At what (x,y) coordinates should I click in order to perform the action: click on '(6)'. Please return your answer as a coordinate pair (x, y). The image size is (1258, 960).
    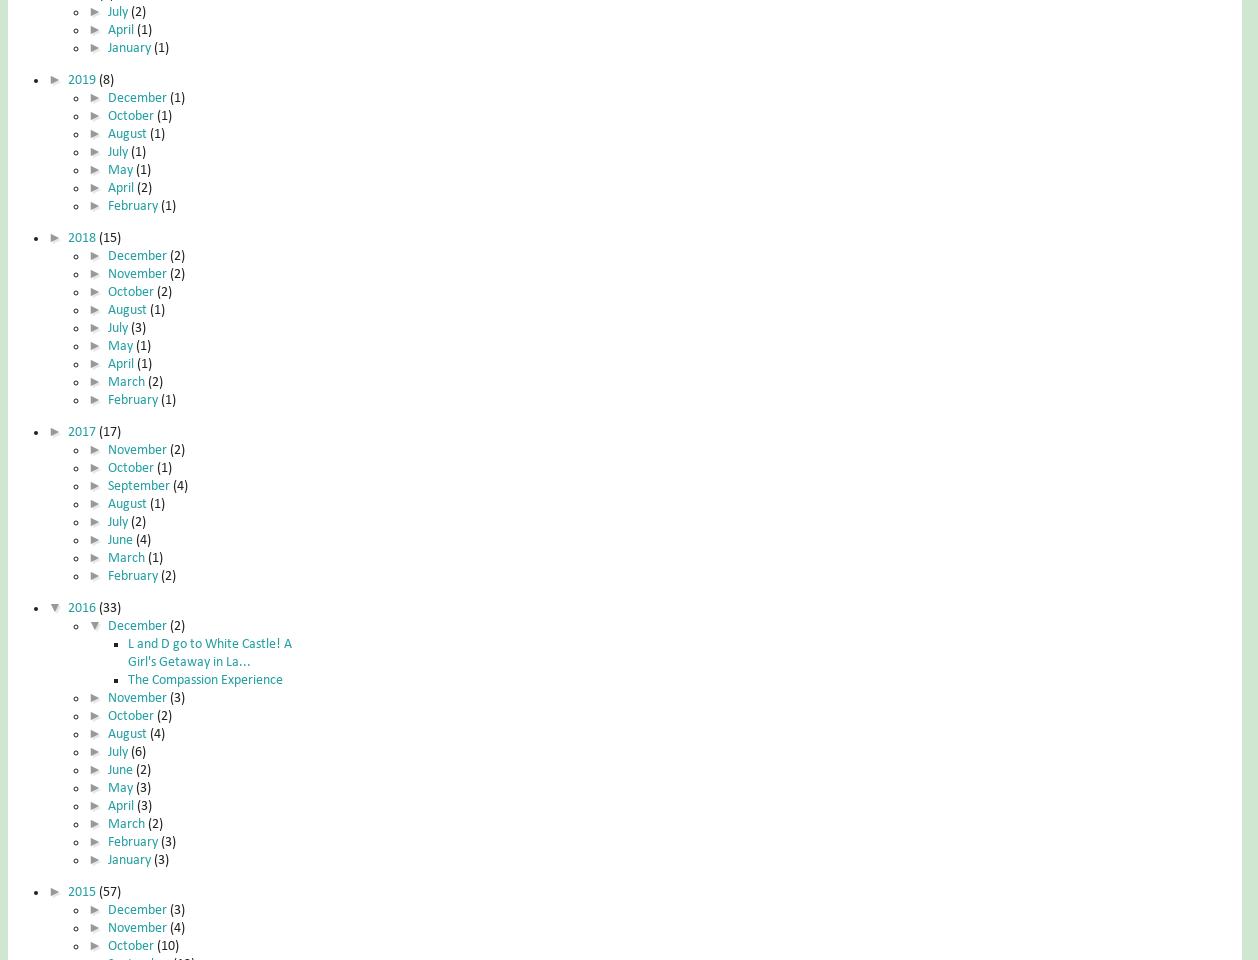
    Looking at the image, I should click on (137, 750).